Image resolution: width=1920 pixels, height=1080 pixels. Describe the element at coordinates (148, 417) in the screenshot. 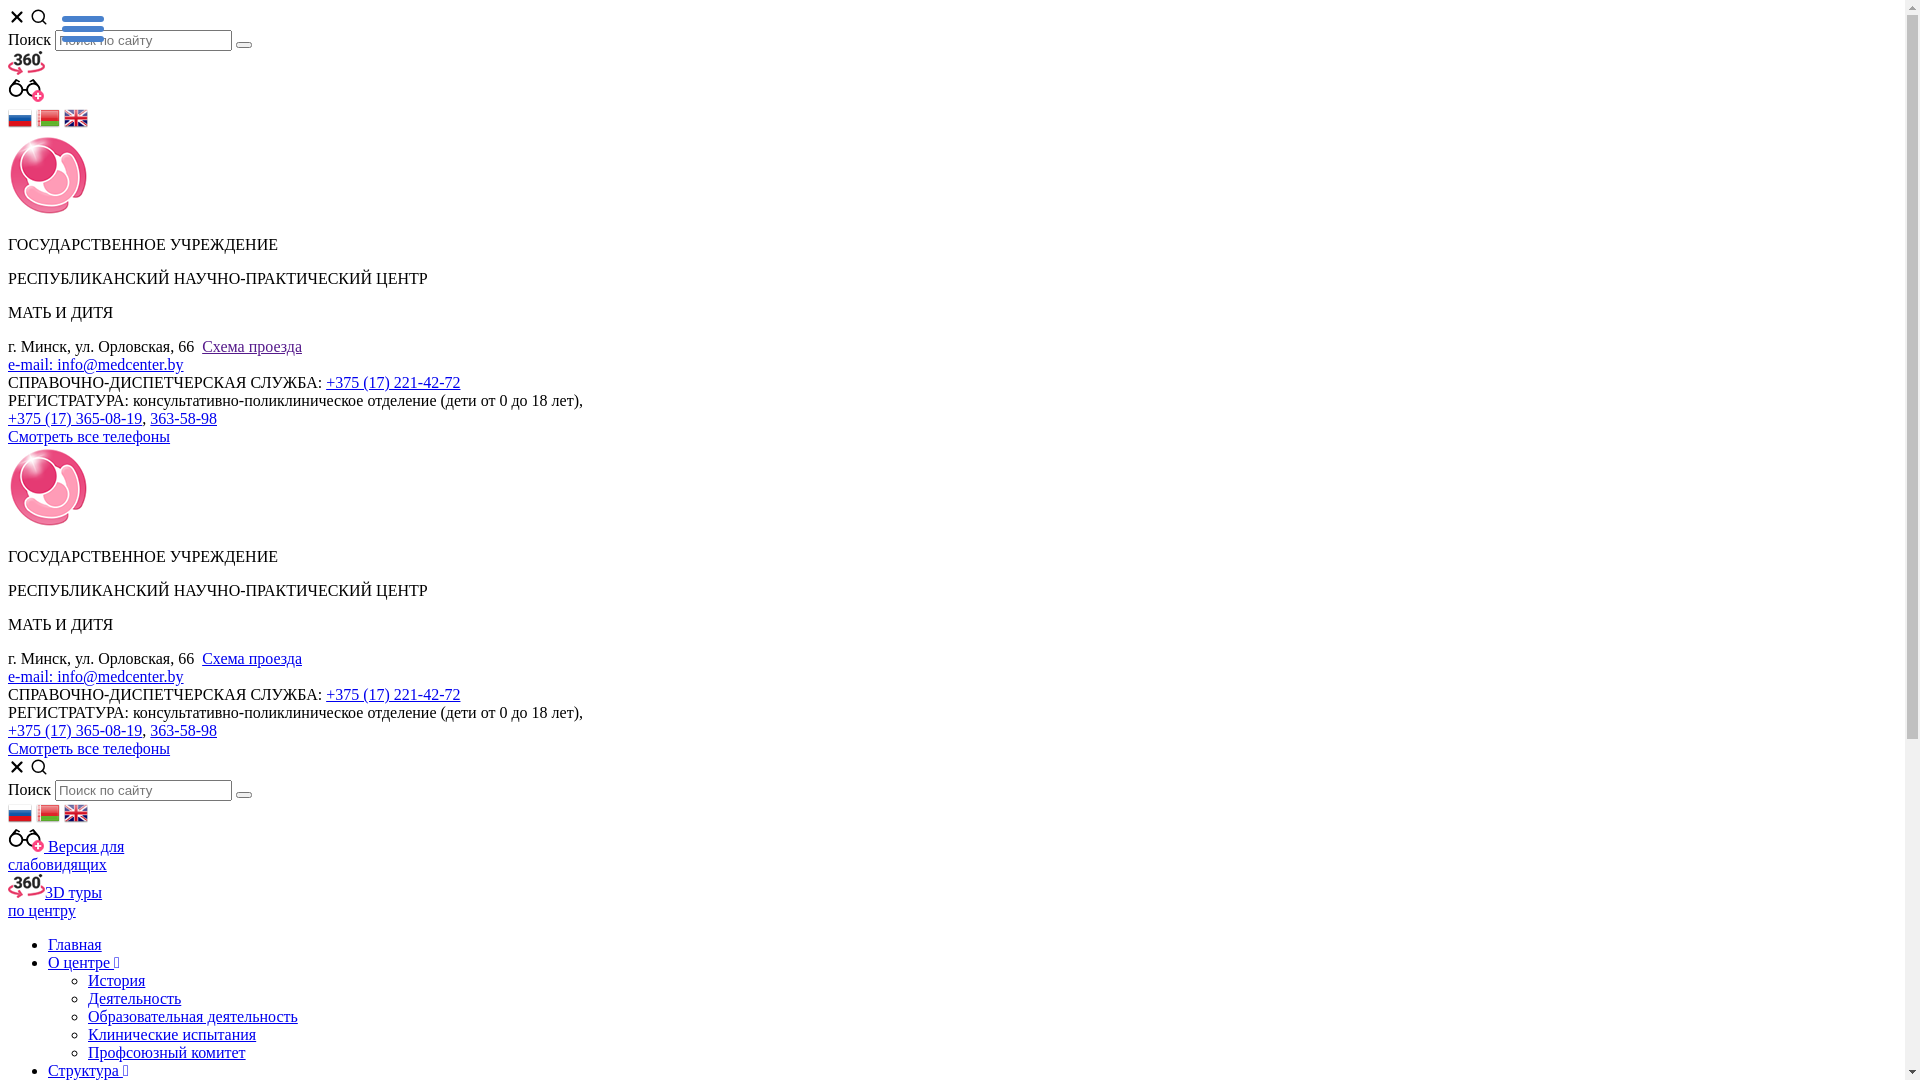

I see `'363-58-98'` at that location.